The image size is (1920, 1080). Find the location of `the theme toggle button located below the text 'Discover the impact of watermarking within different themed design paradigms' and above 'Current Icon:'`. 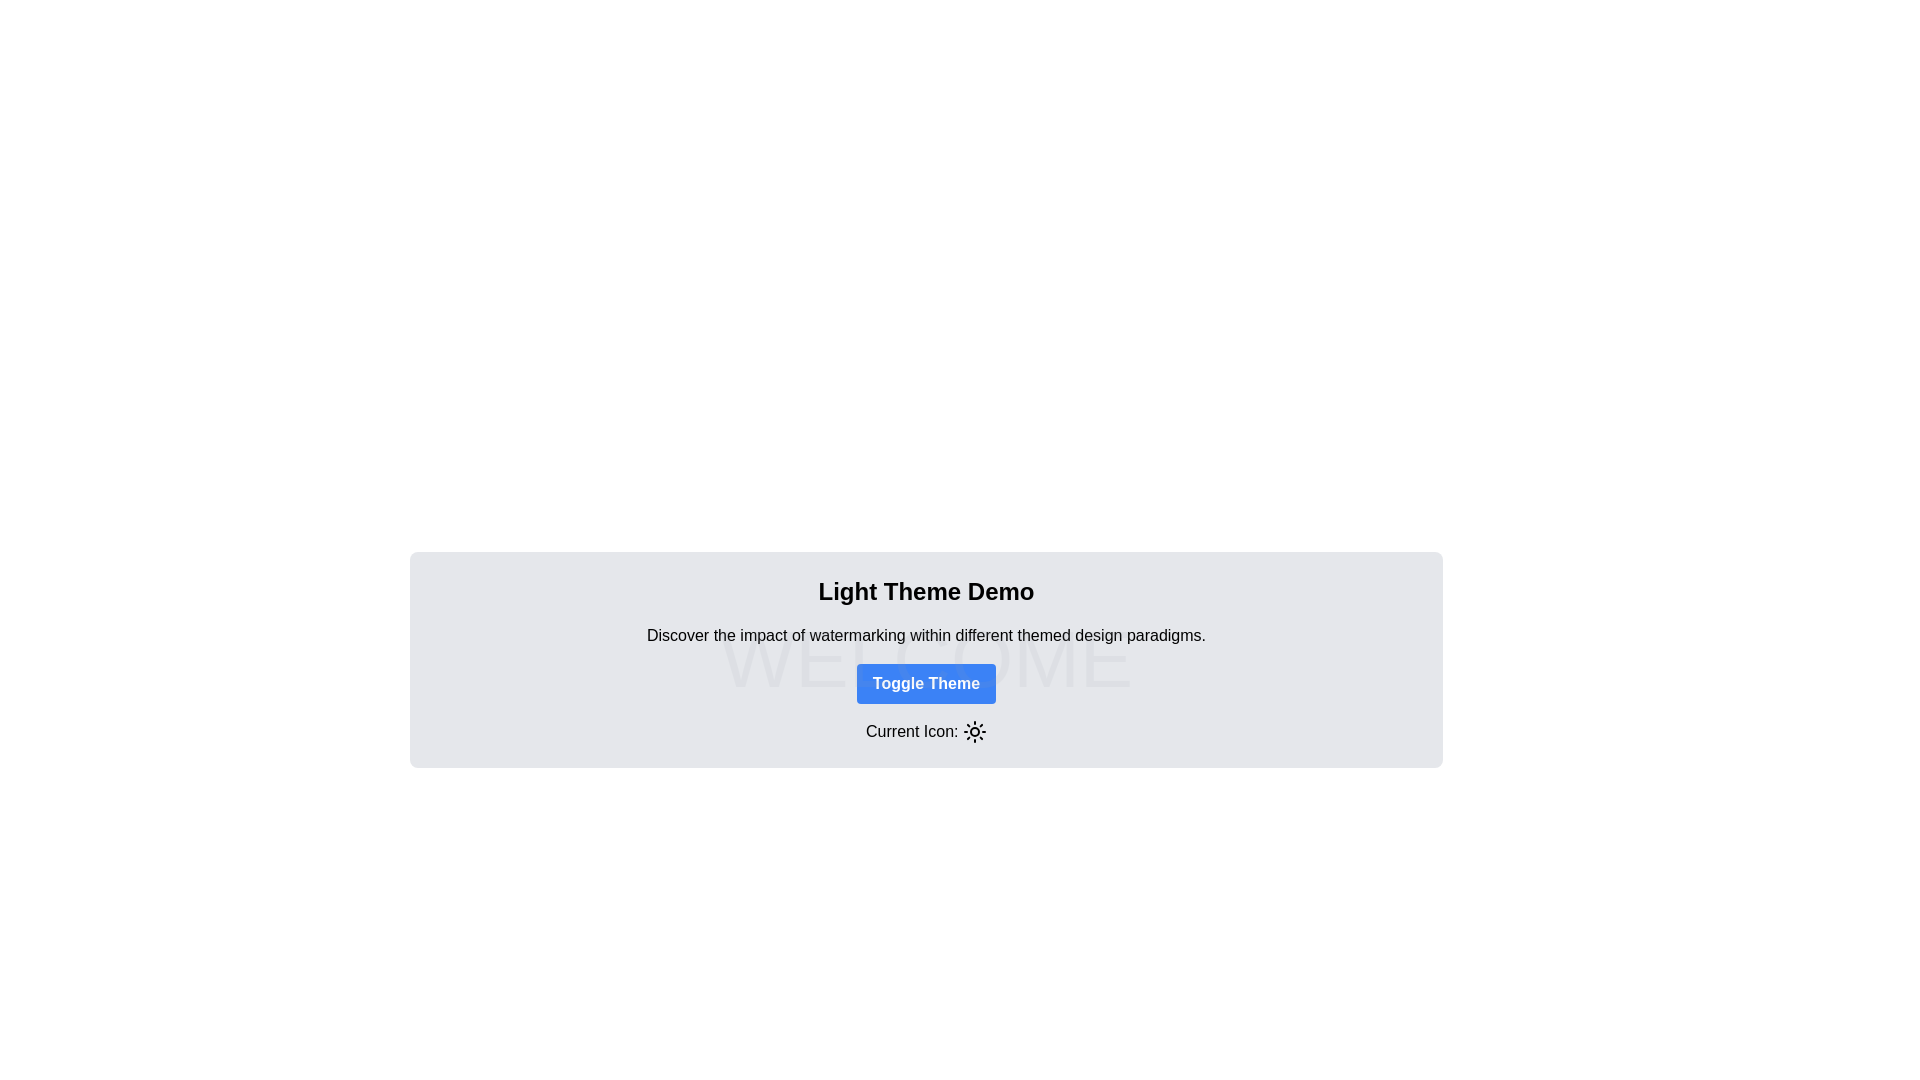

the theme toggle button located below the text 'Discover the impact of watermarking within different themed design paradigms' and above 'Current Icon:' is located at coordinates (925, 682).